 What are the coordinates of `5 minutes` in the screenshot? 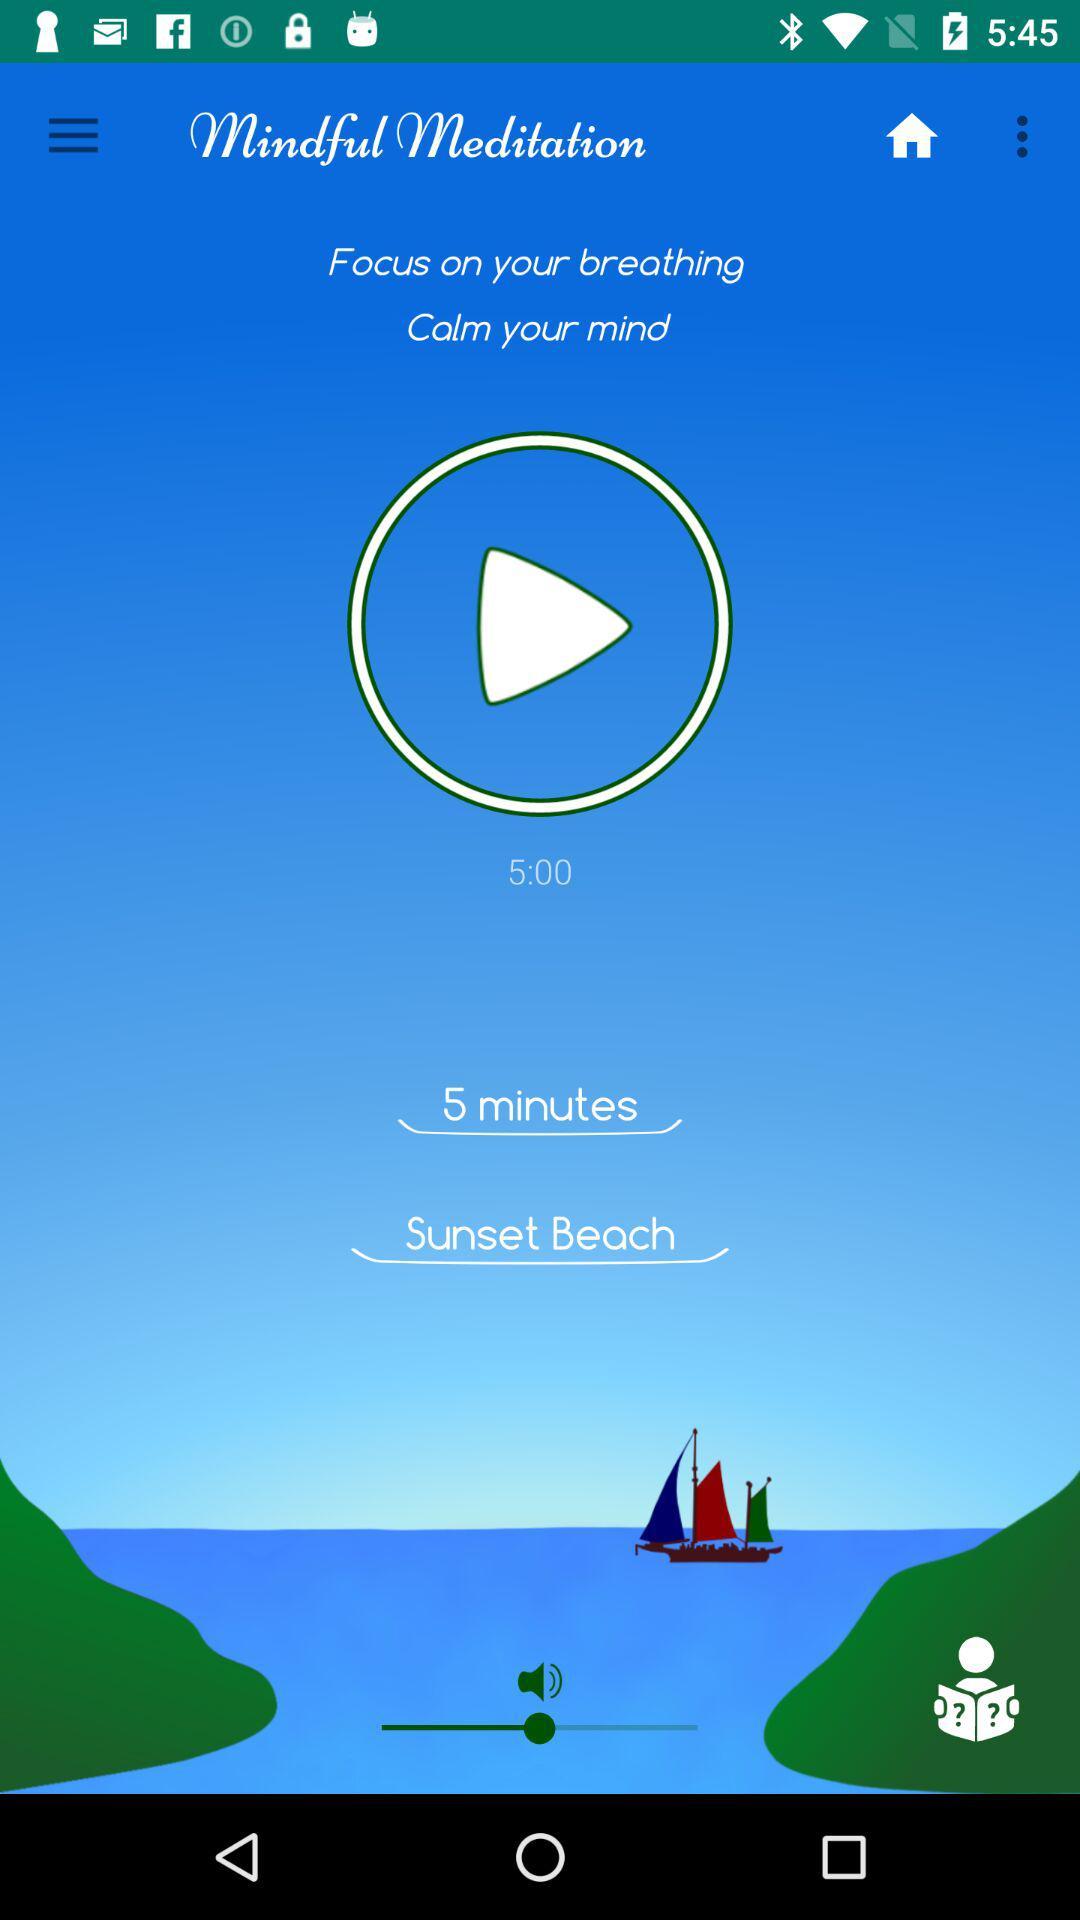 It's located at (540, 1103).